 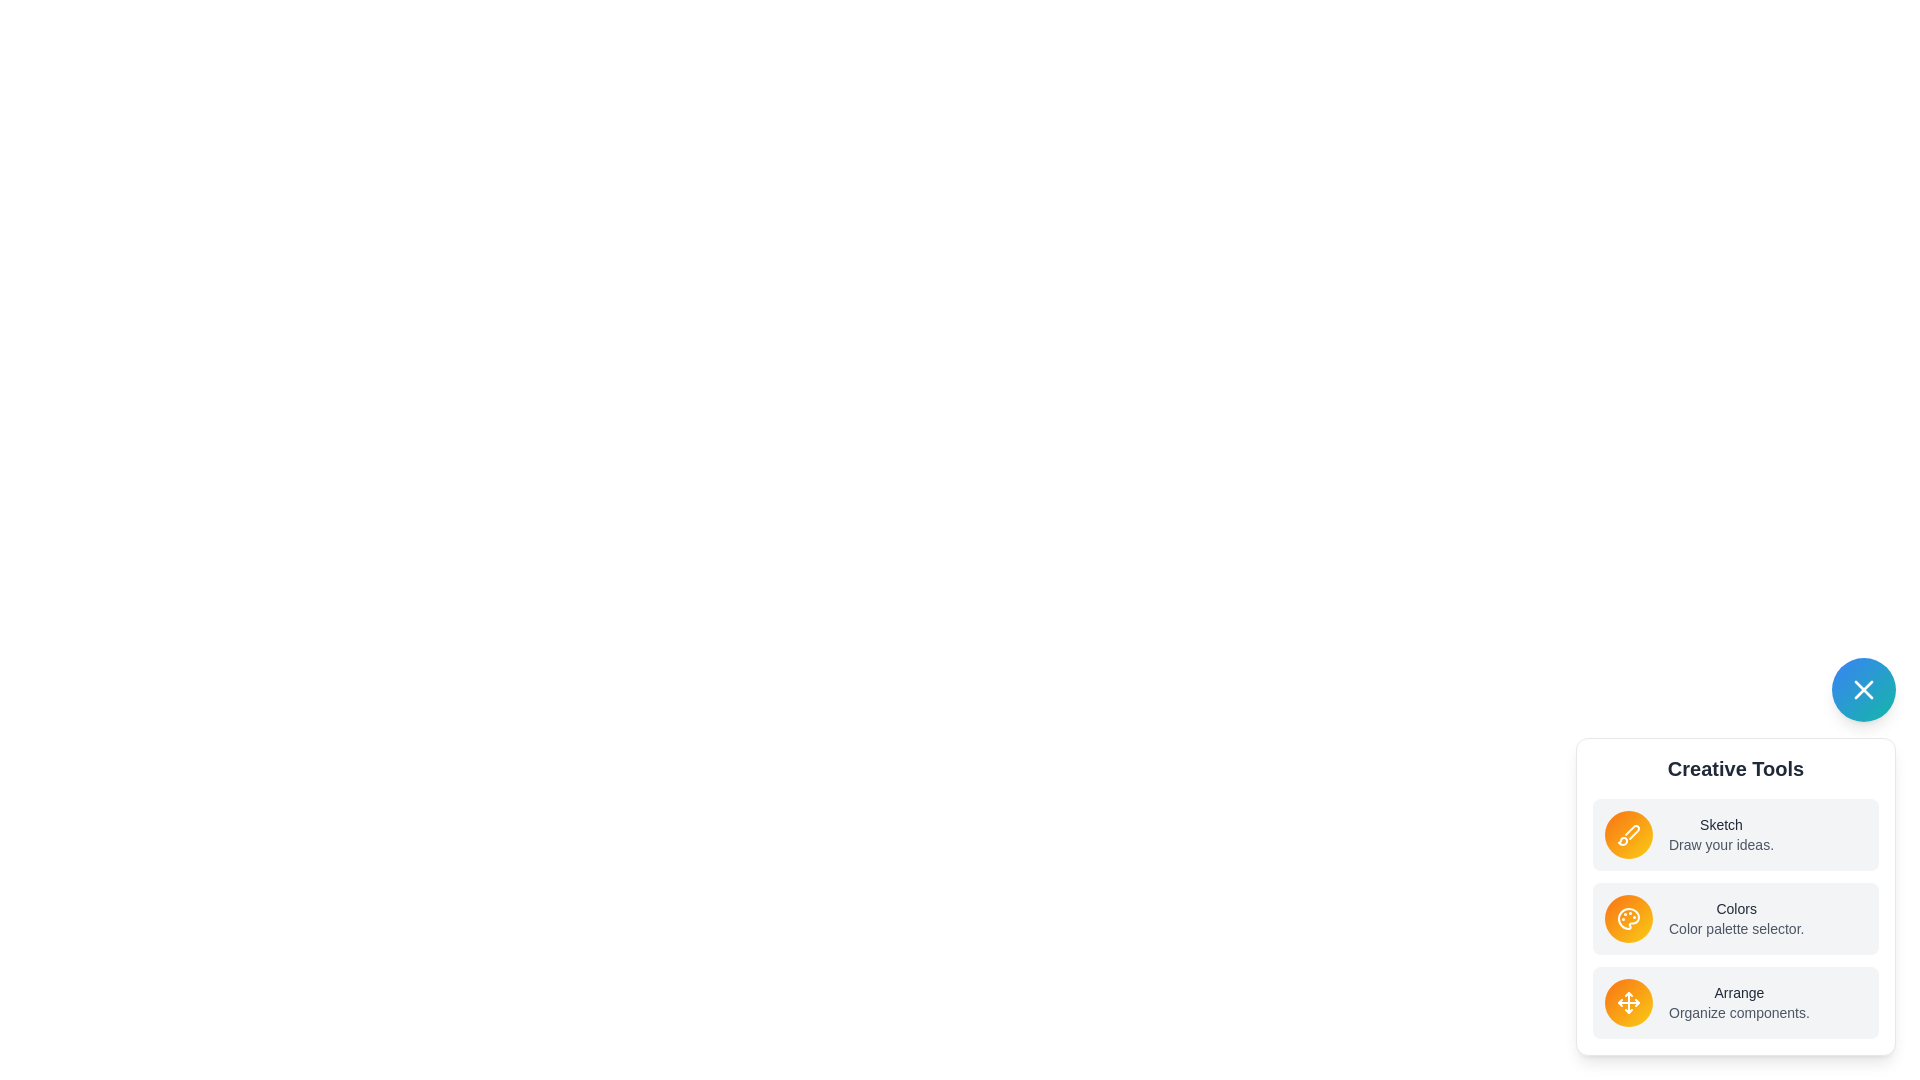 I want to click on the tool labeled Arrange in the list, so click(x=1735, y=1002).